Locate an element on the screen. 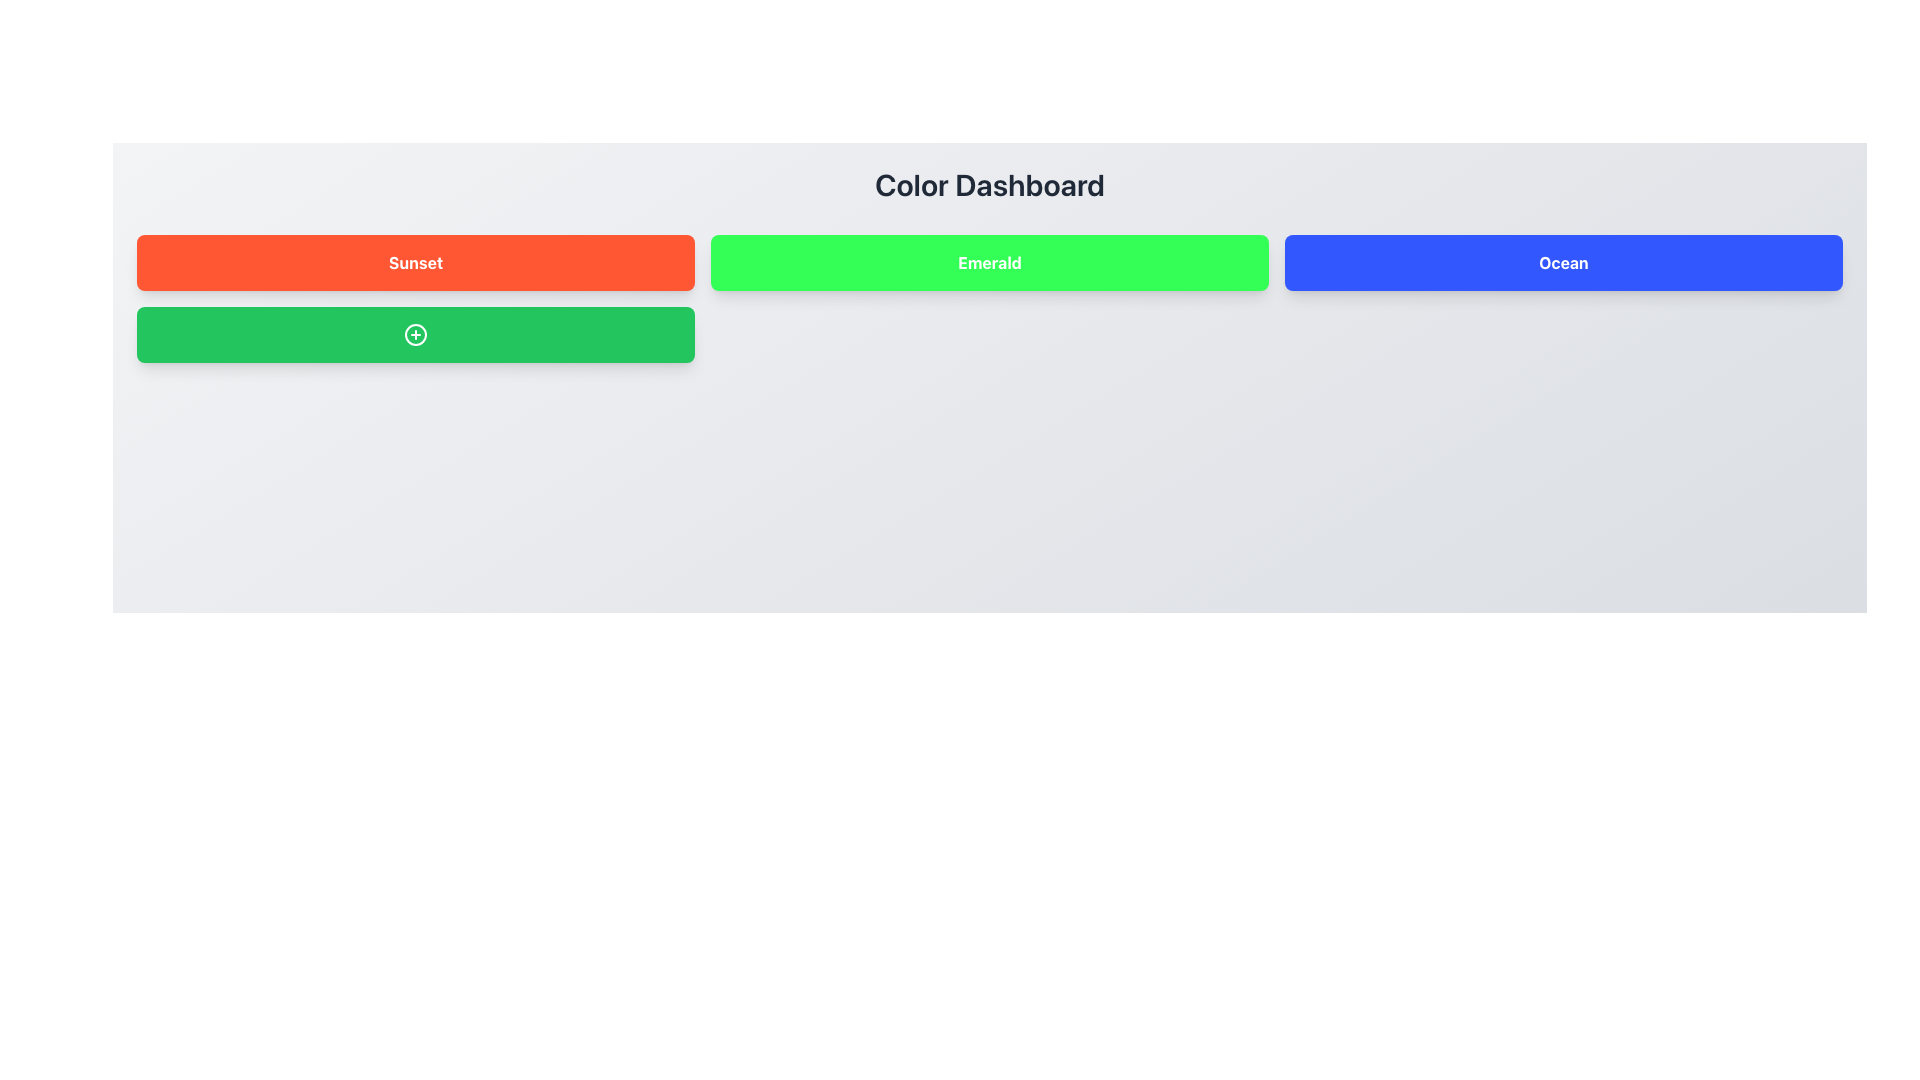  the green circular icon with a white plus sign located at the center of the green rectangular button labeled 'Emerald' is located at coordinates (415, 334).